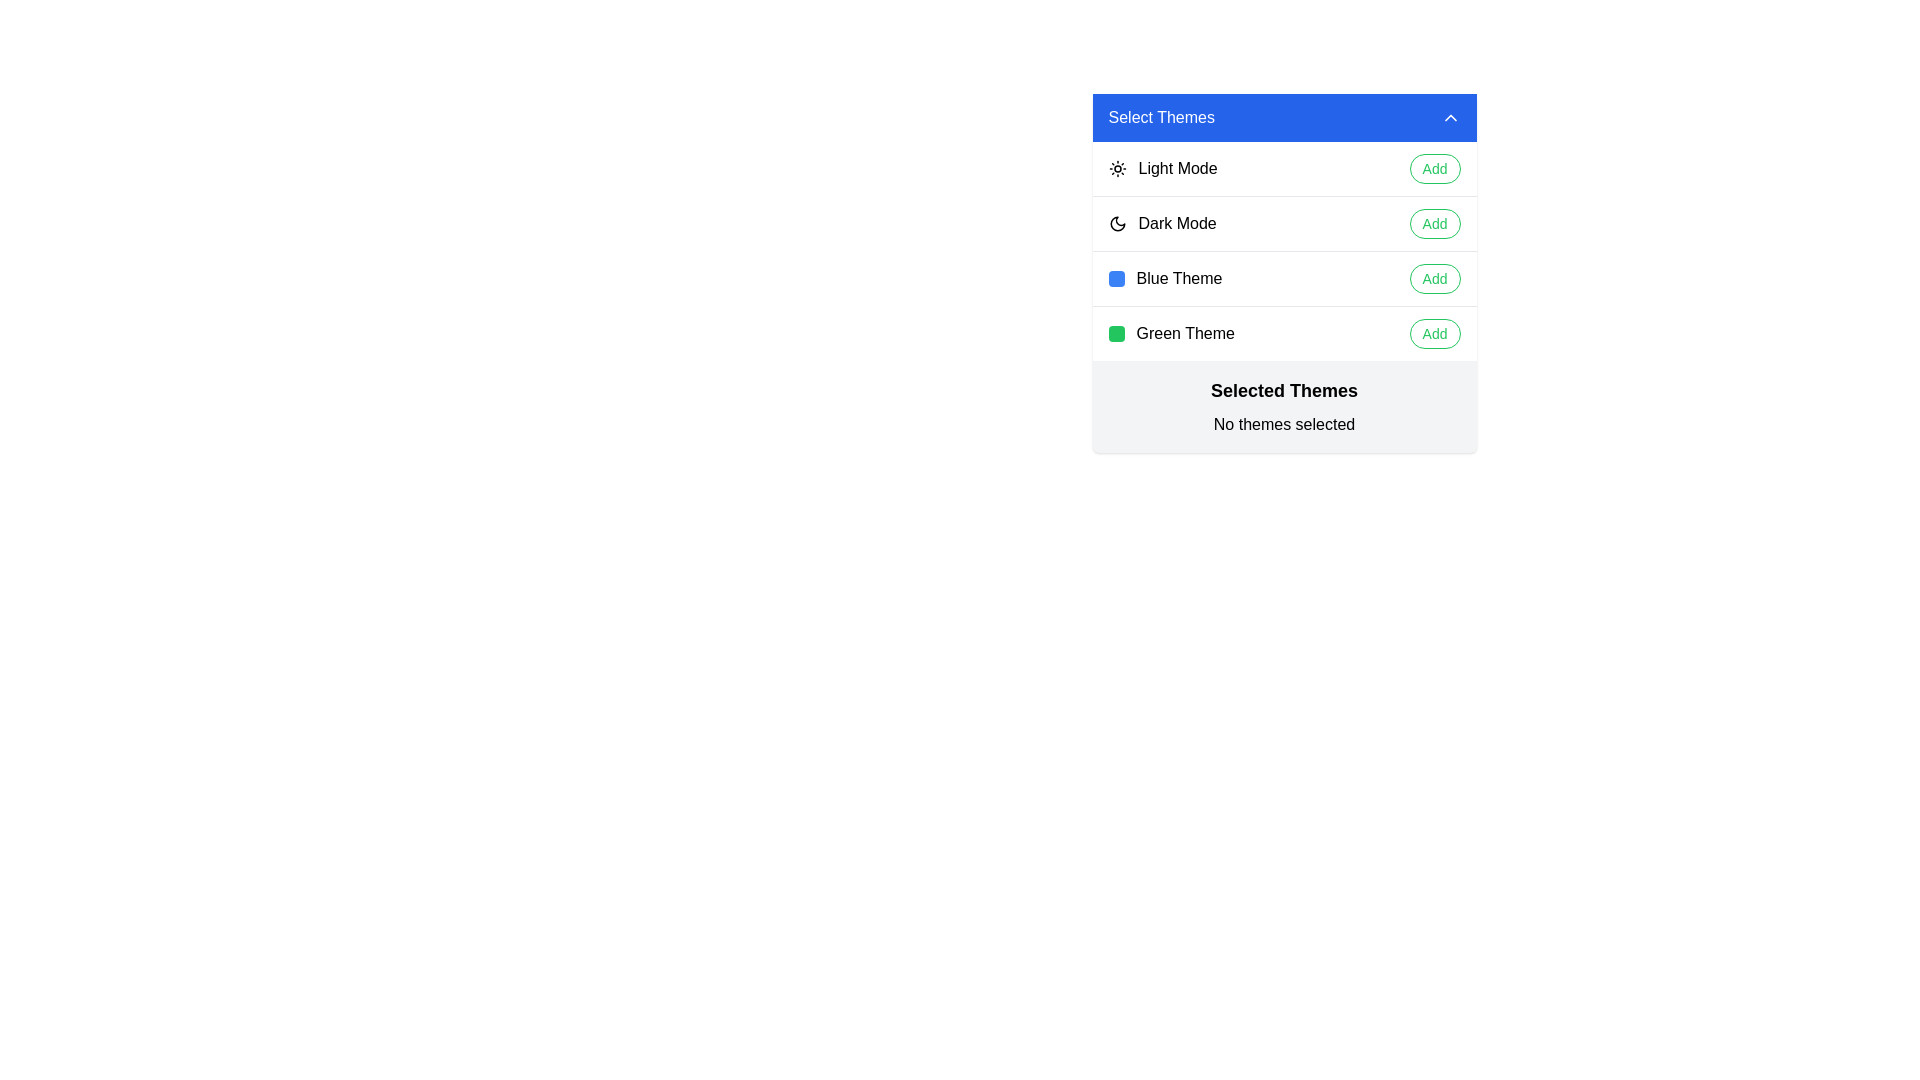  Describe the element at coordinates (1185, 333) in the screenshot. I see `the 'Green Theme' label, which is part of a theme options list, located between a green circular indicator and an 'Add' button` at that location.